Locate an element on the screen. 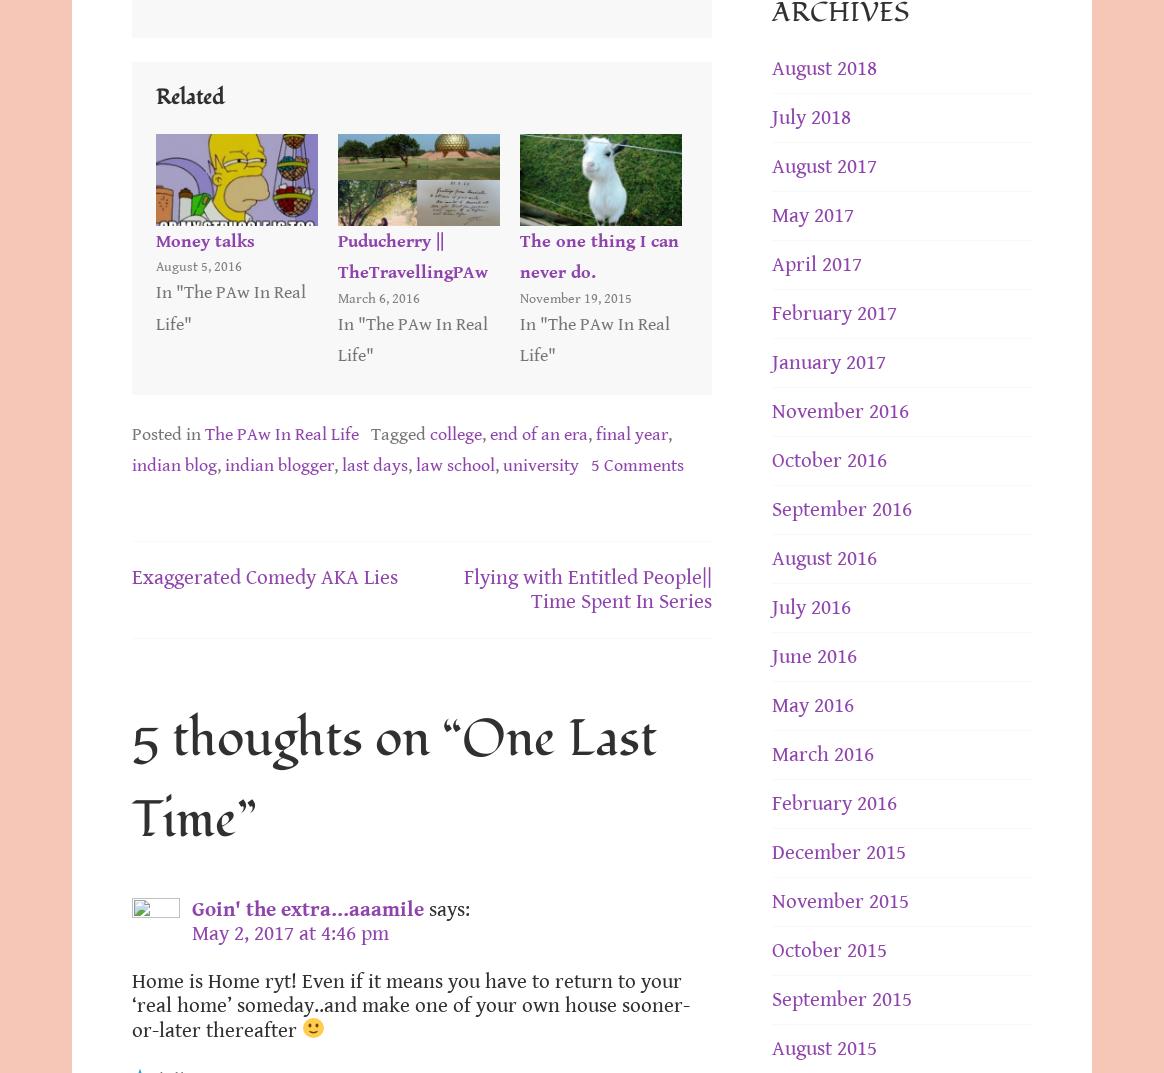 The image size is (1164, 1073). 'October 2015' is located at coordinates (770, 950).